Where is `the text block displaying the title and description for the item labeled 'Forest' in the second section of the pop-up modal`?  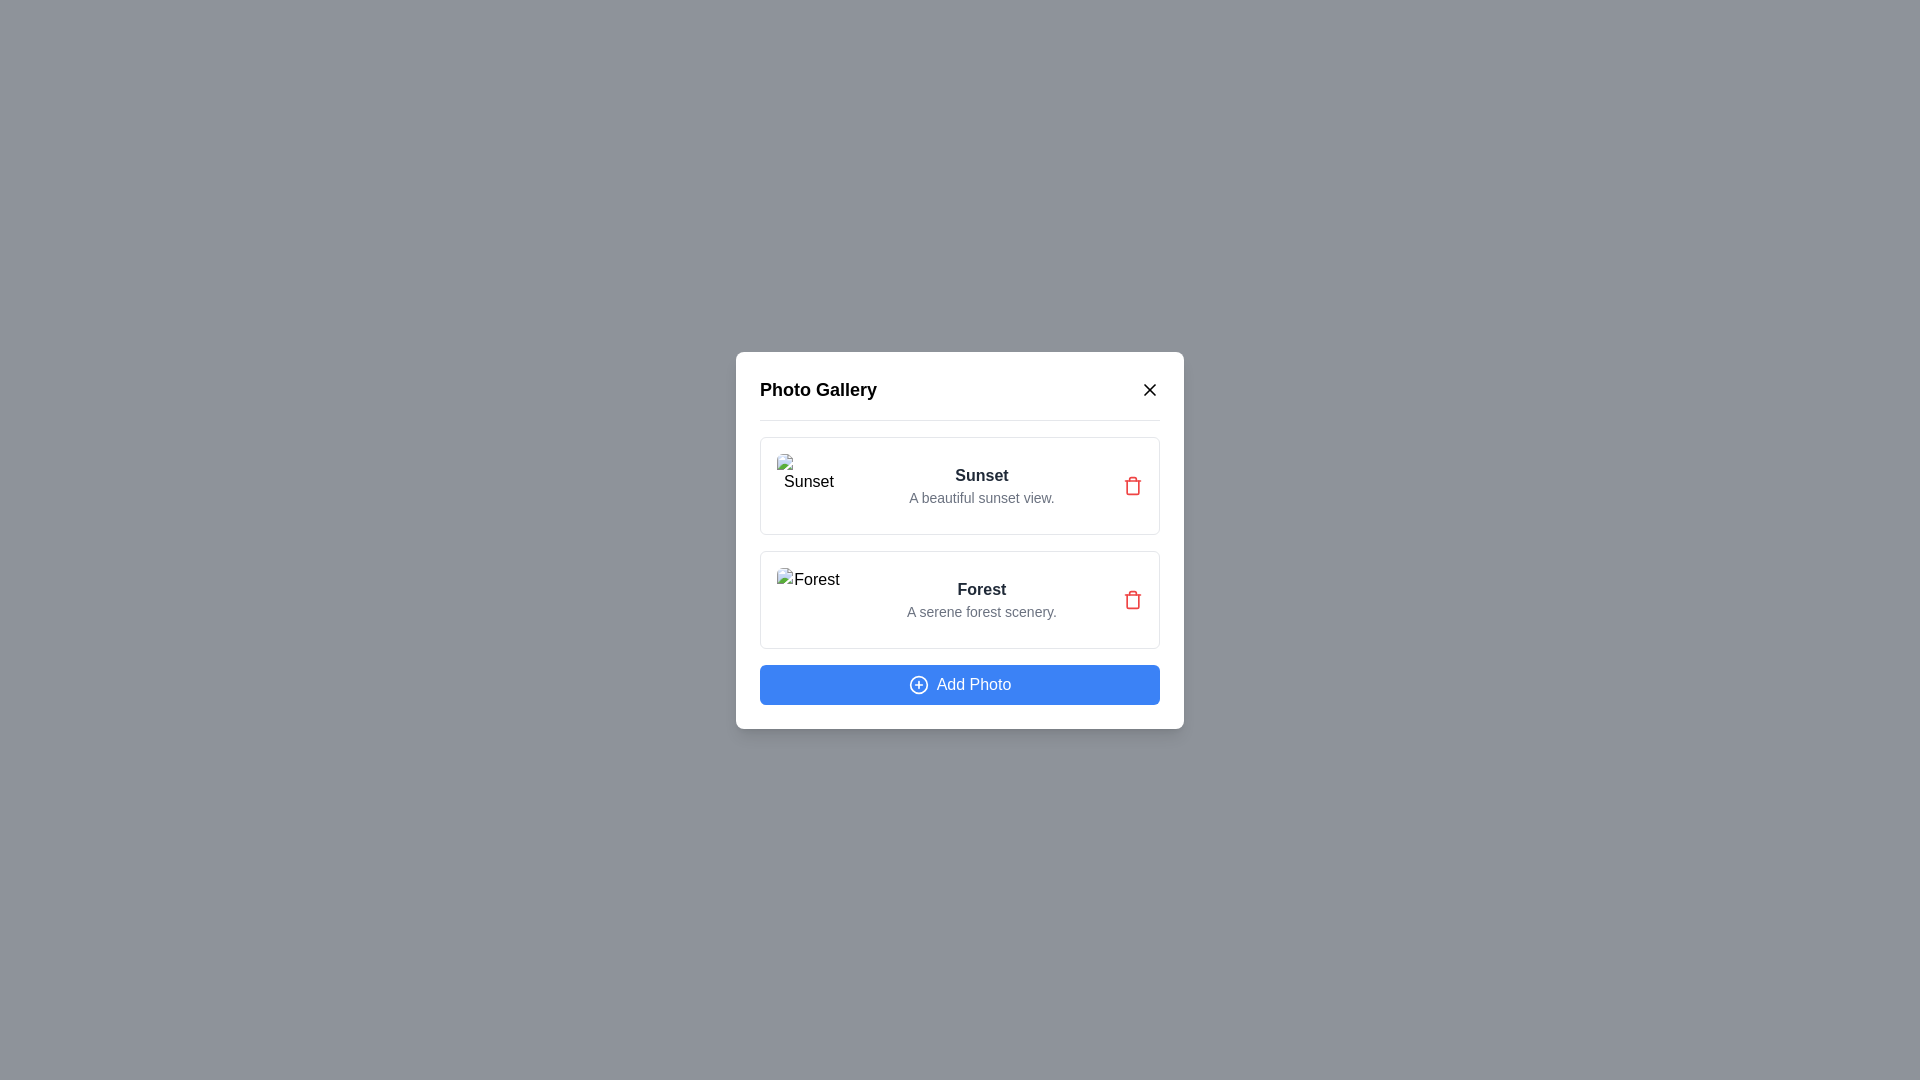 the text block displaying the title and description for the item labeled 'Forest' in the second section of the pop-up modal is located at coordinates (982, 597).